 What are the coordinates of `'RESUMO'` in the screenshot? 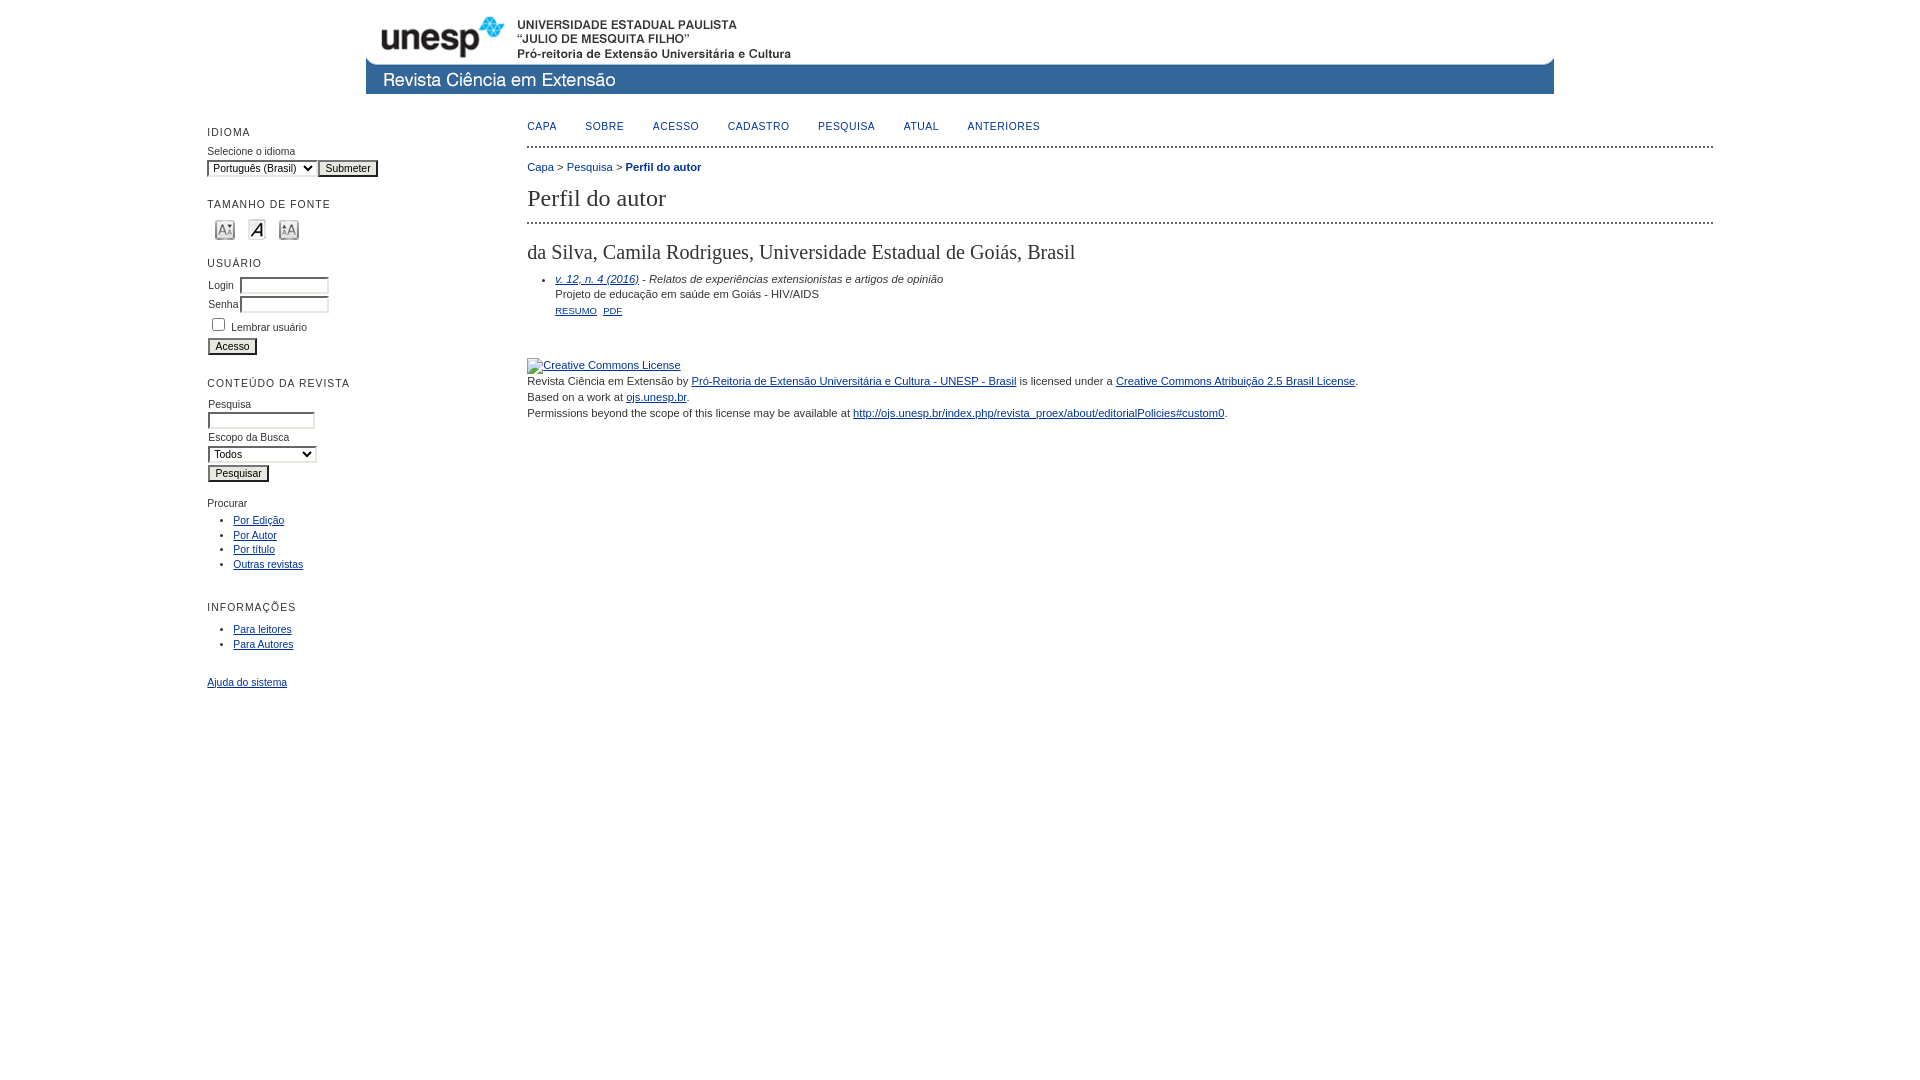 It's located at (575, 310).